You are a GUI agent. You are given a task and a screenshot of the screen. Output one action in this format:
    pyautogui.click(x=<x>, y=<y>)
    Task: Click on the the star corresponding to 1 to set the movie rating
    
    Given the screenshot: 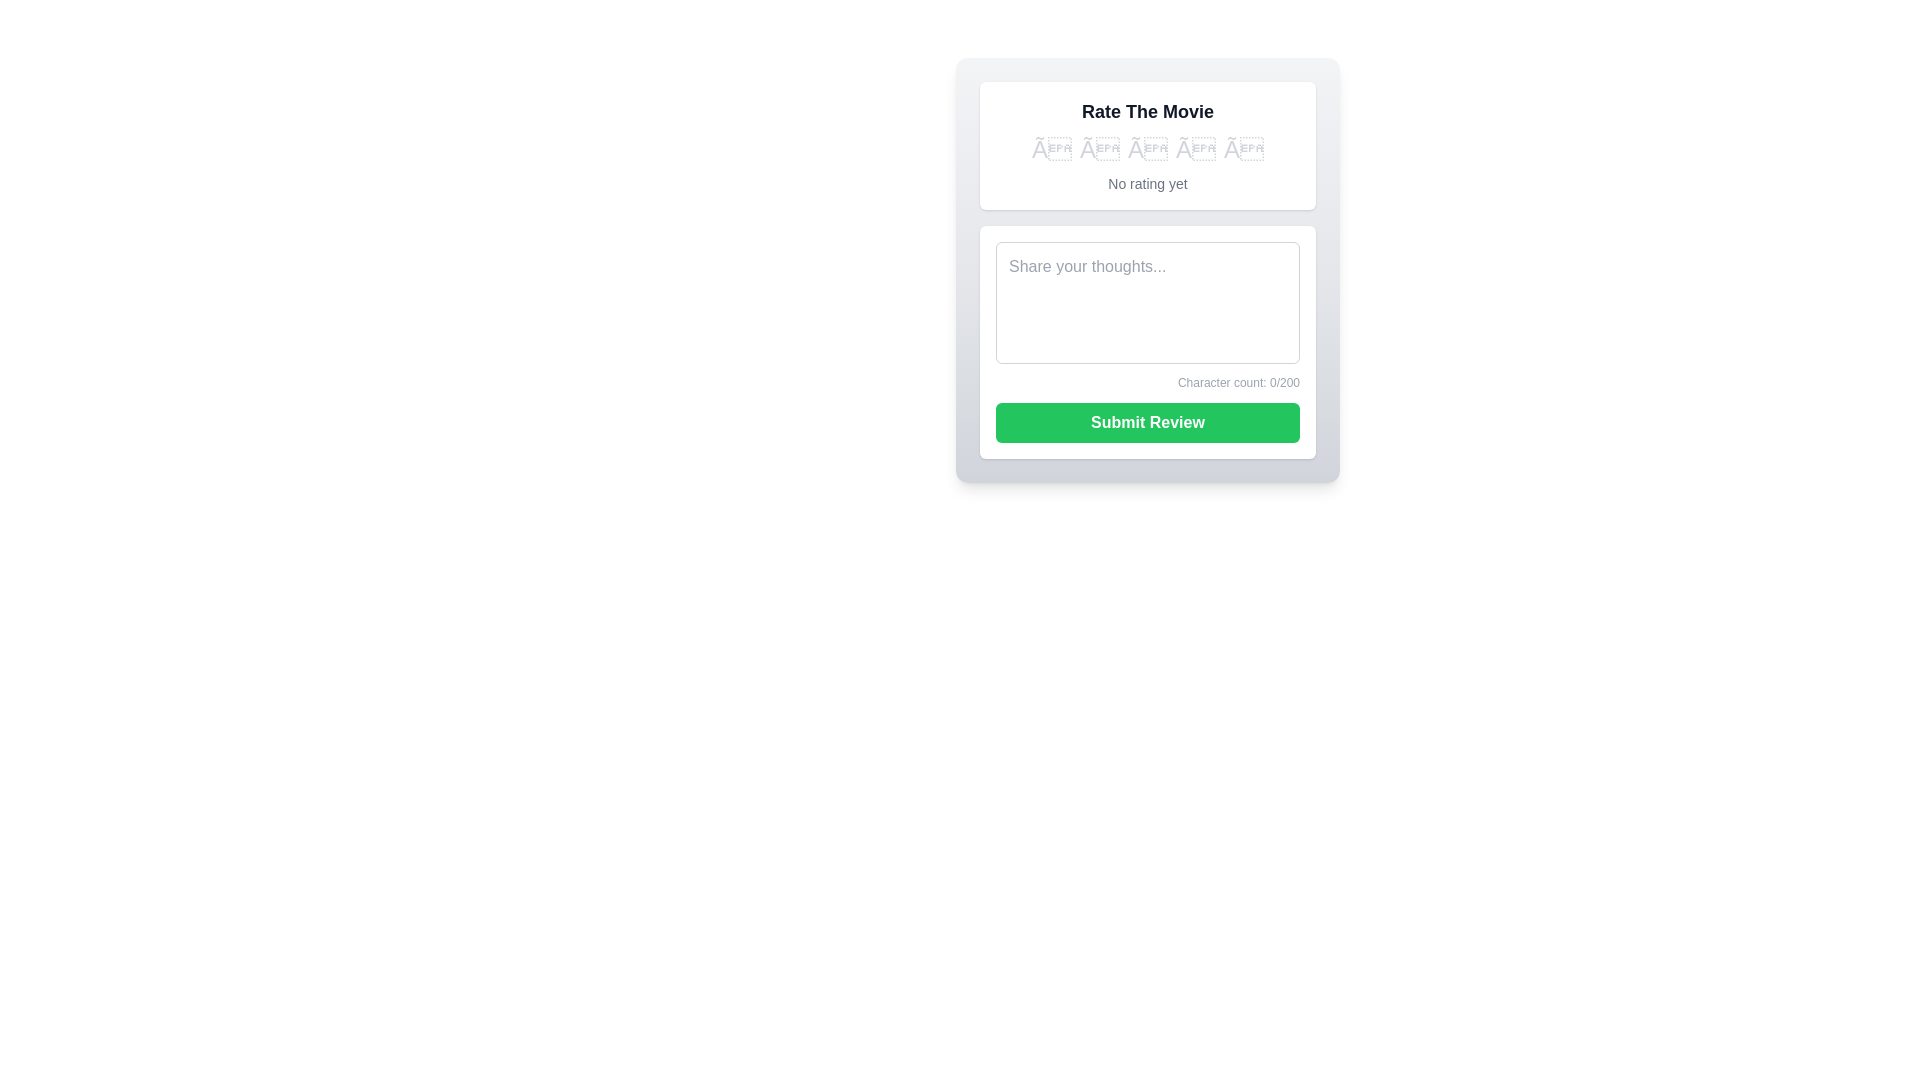 What is the action you would take?
    pyautogui.click(x=1050, y=149)
    